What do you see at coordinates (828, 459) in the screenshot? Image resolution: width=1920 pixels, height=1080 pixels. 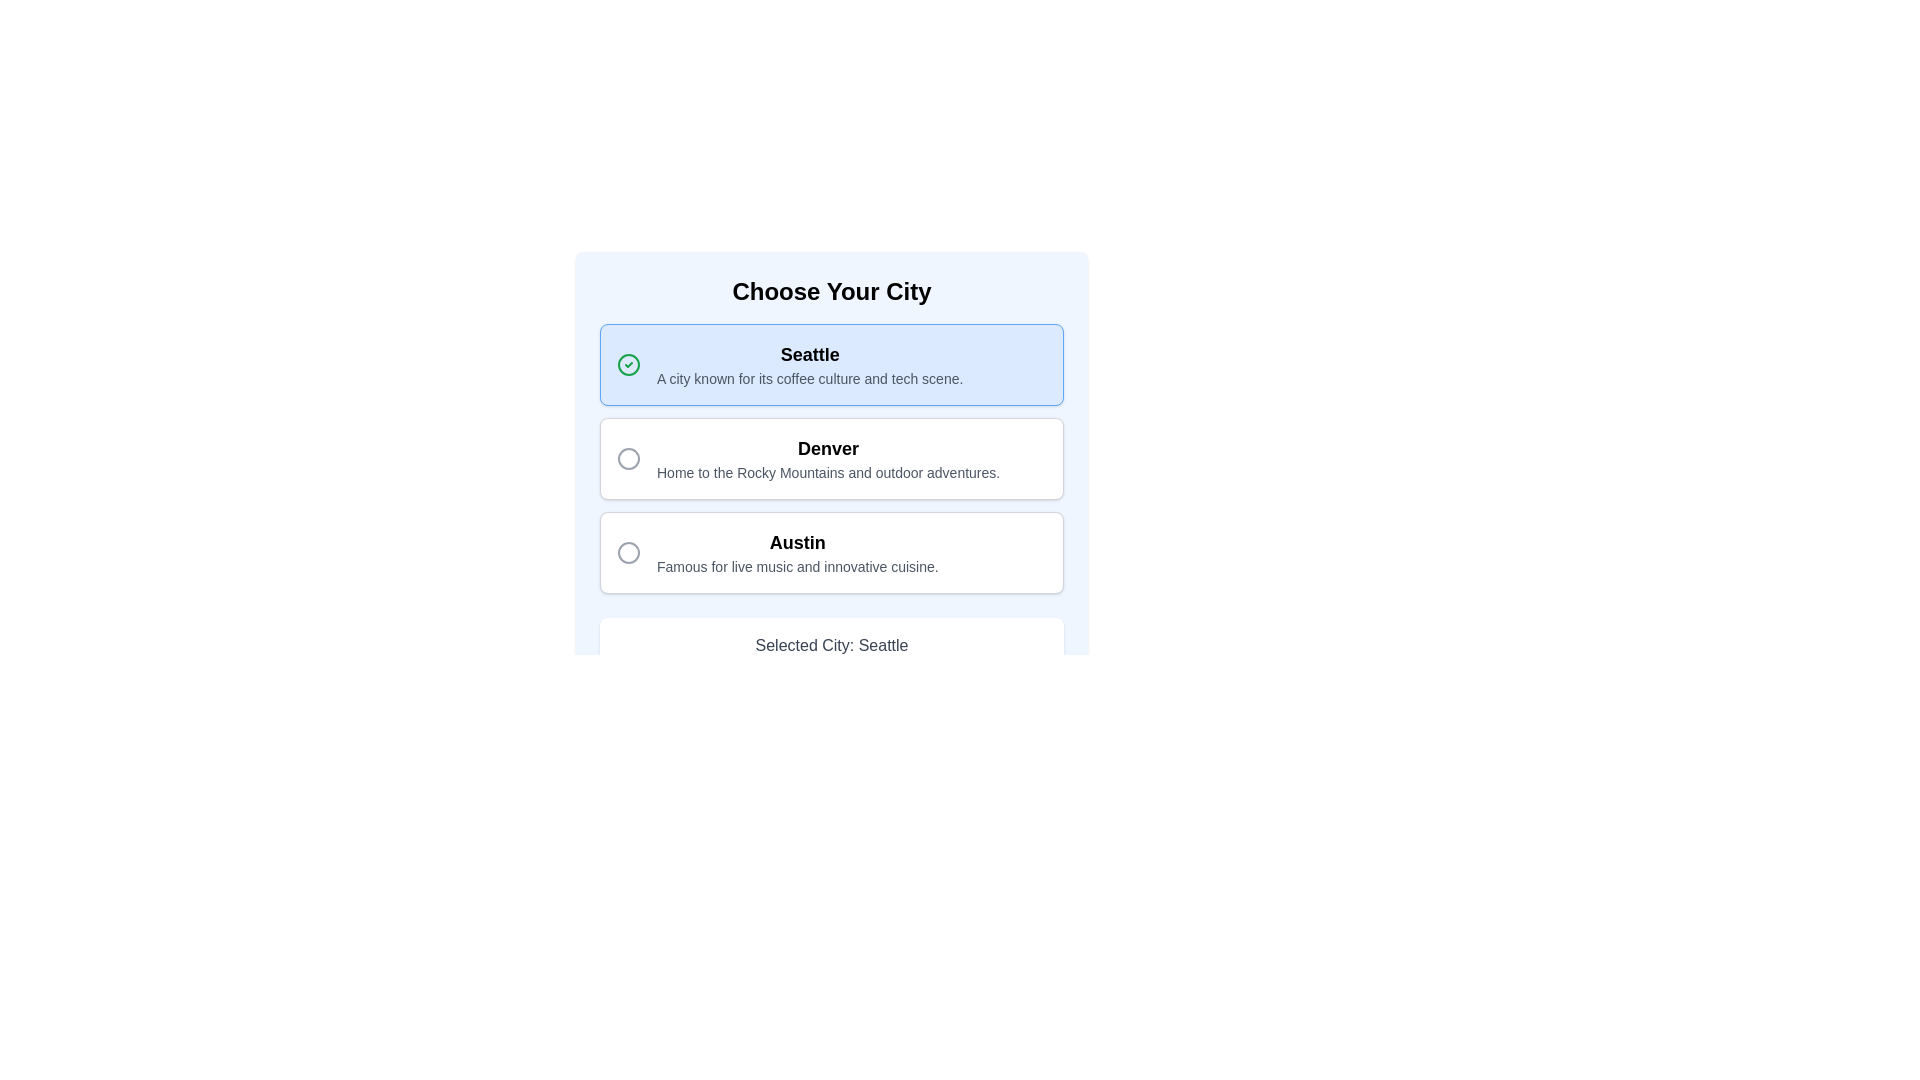 I see `text content of the second text block in the vertical list of city choices, which displays 'Denver' in bold and a descriptive sentence below it` at bounding box center [828, 459].